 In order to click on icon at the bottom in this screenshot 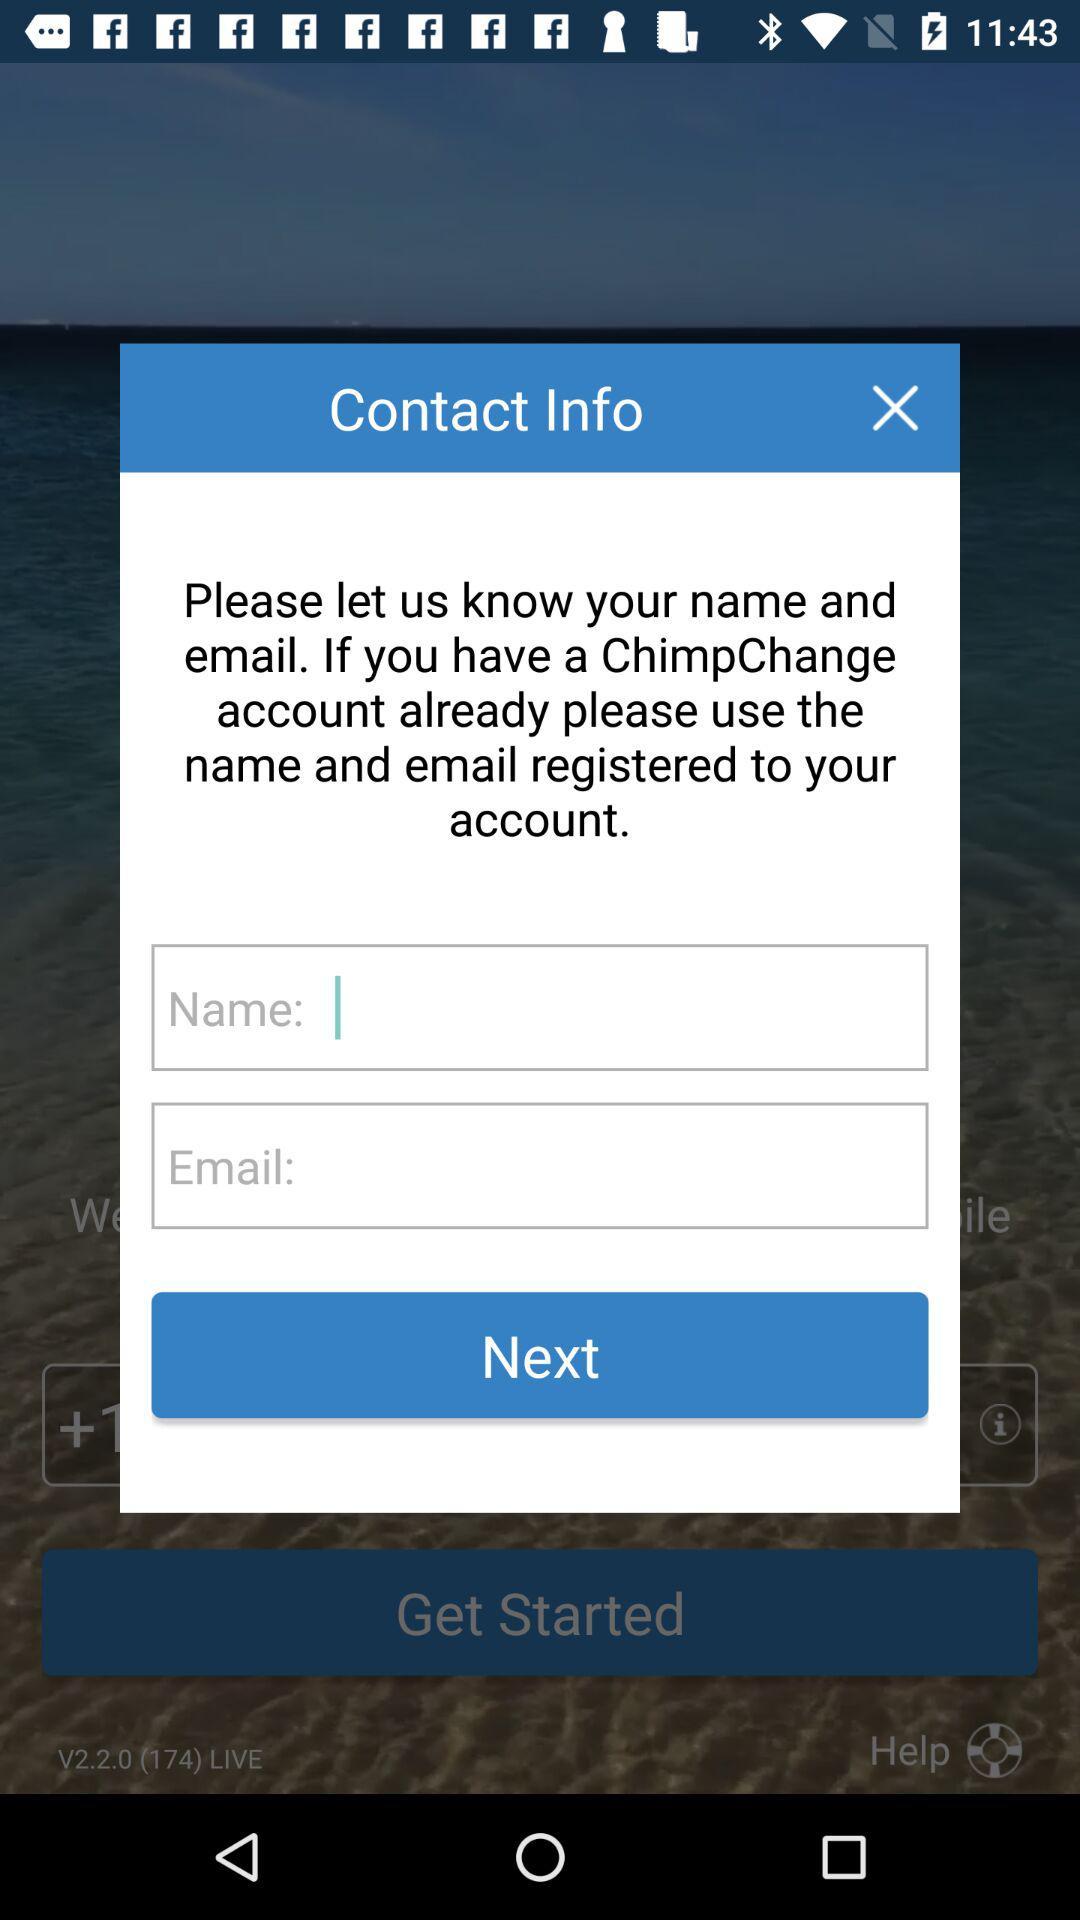, I will do `click(540, 1355)`.